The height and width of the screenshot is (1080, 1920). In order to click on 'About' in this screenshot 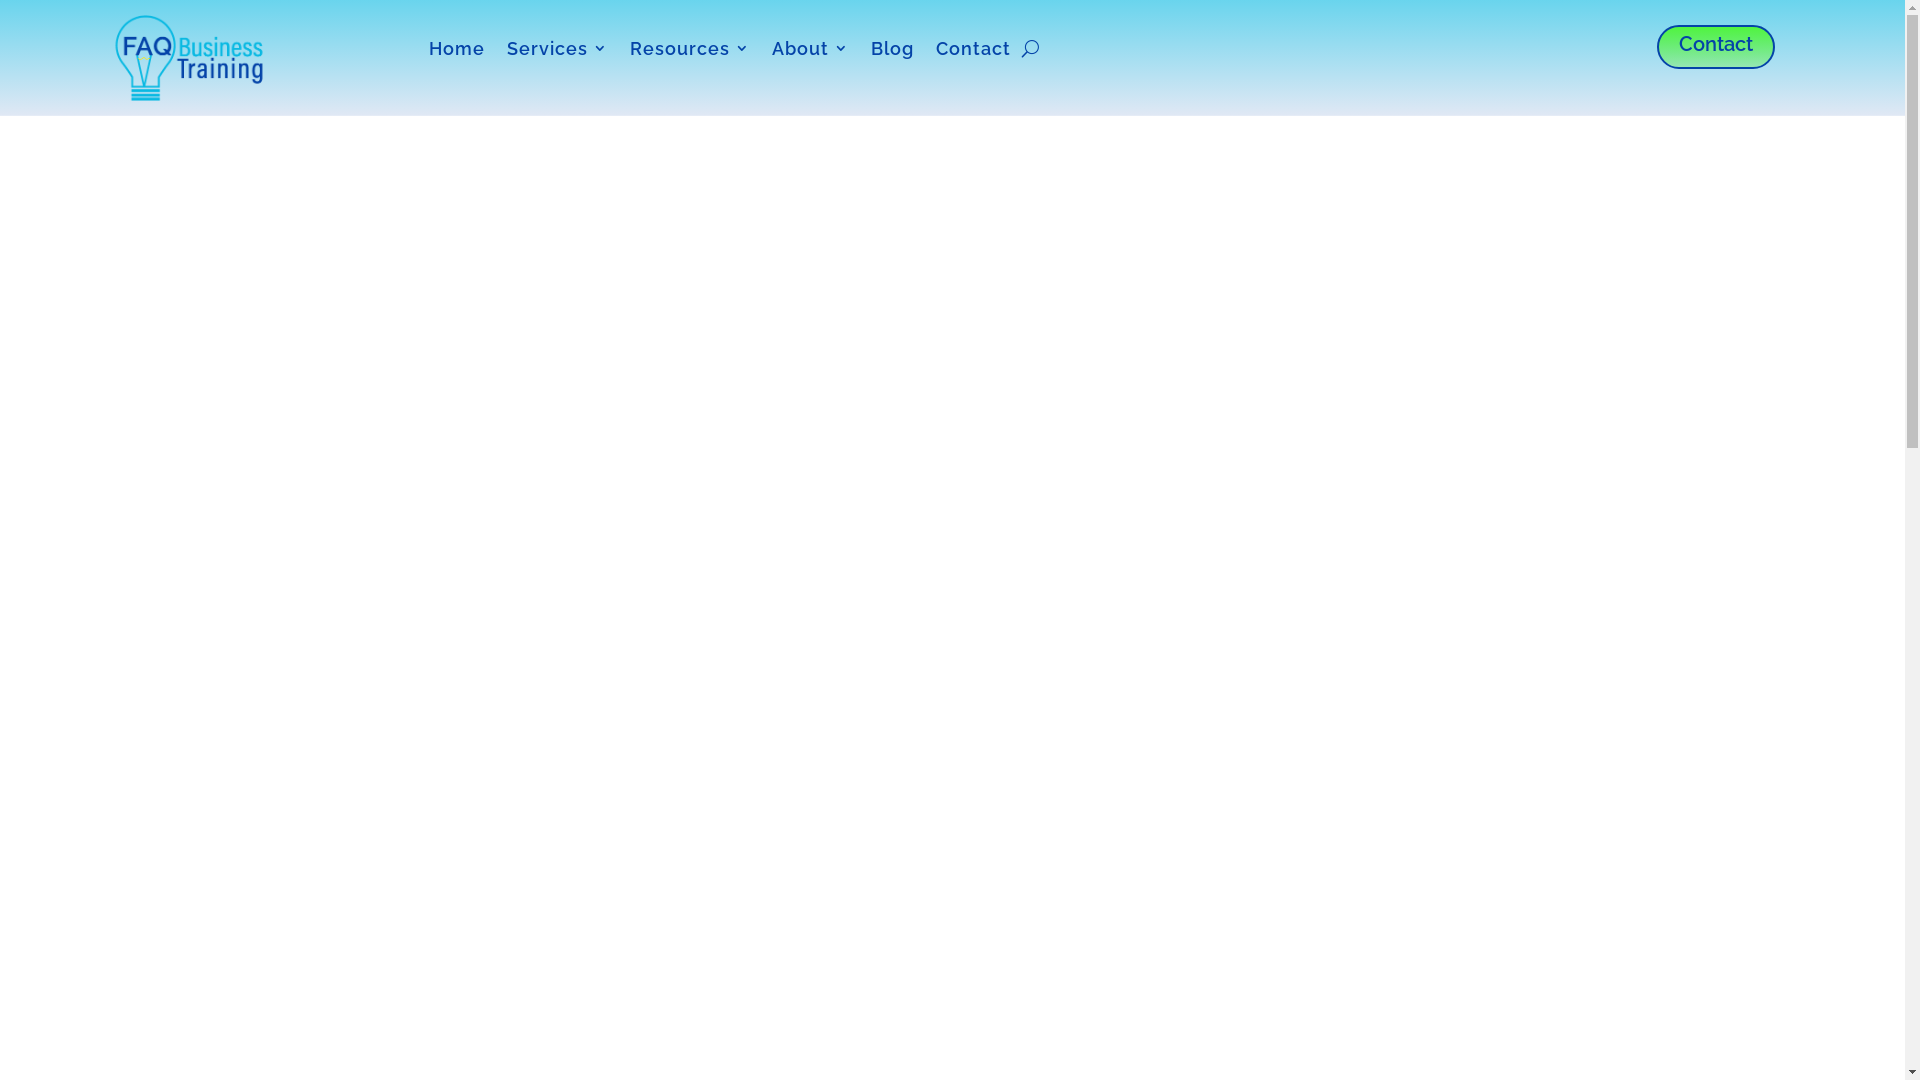, I will do `click(810, 51)`.